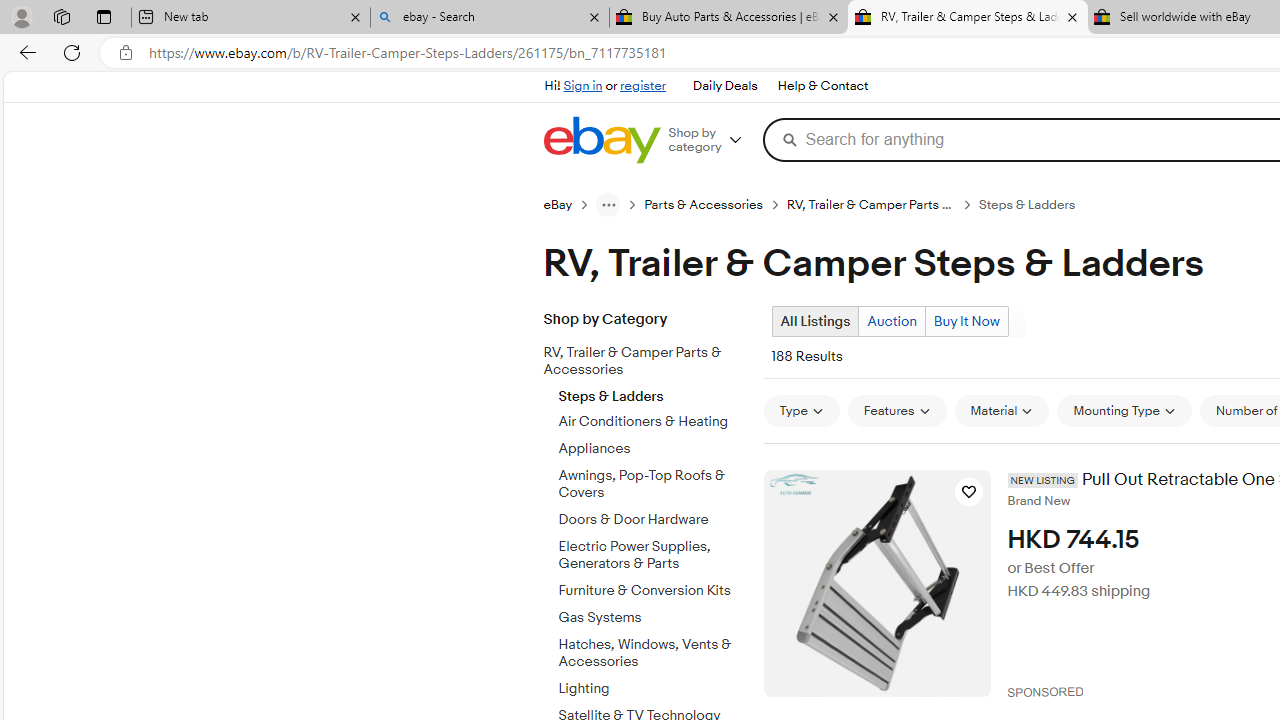 Image resolution: width=1280 pixels, height=720 pixels. I want to click on 'eBay', so click(558, 205).